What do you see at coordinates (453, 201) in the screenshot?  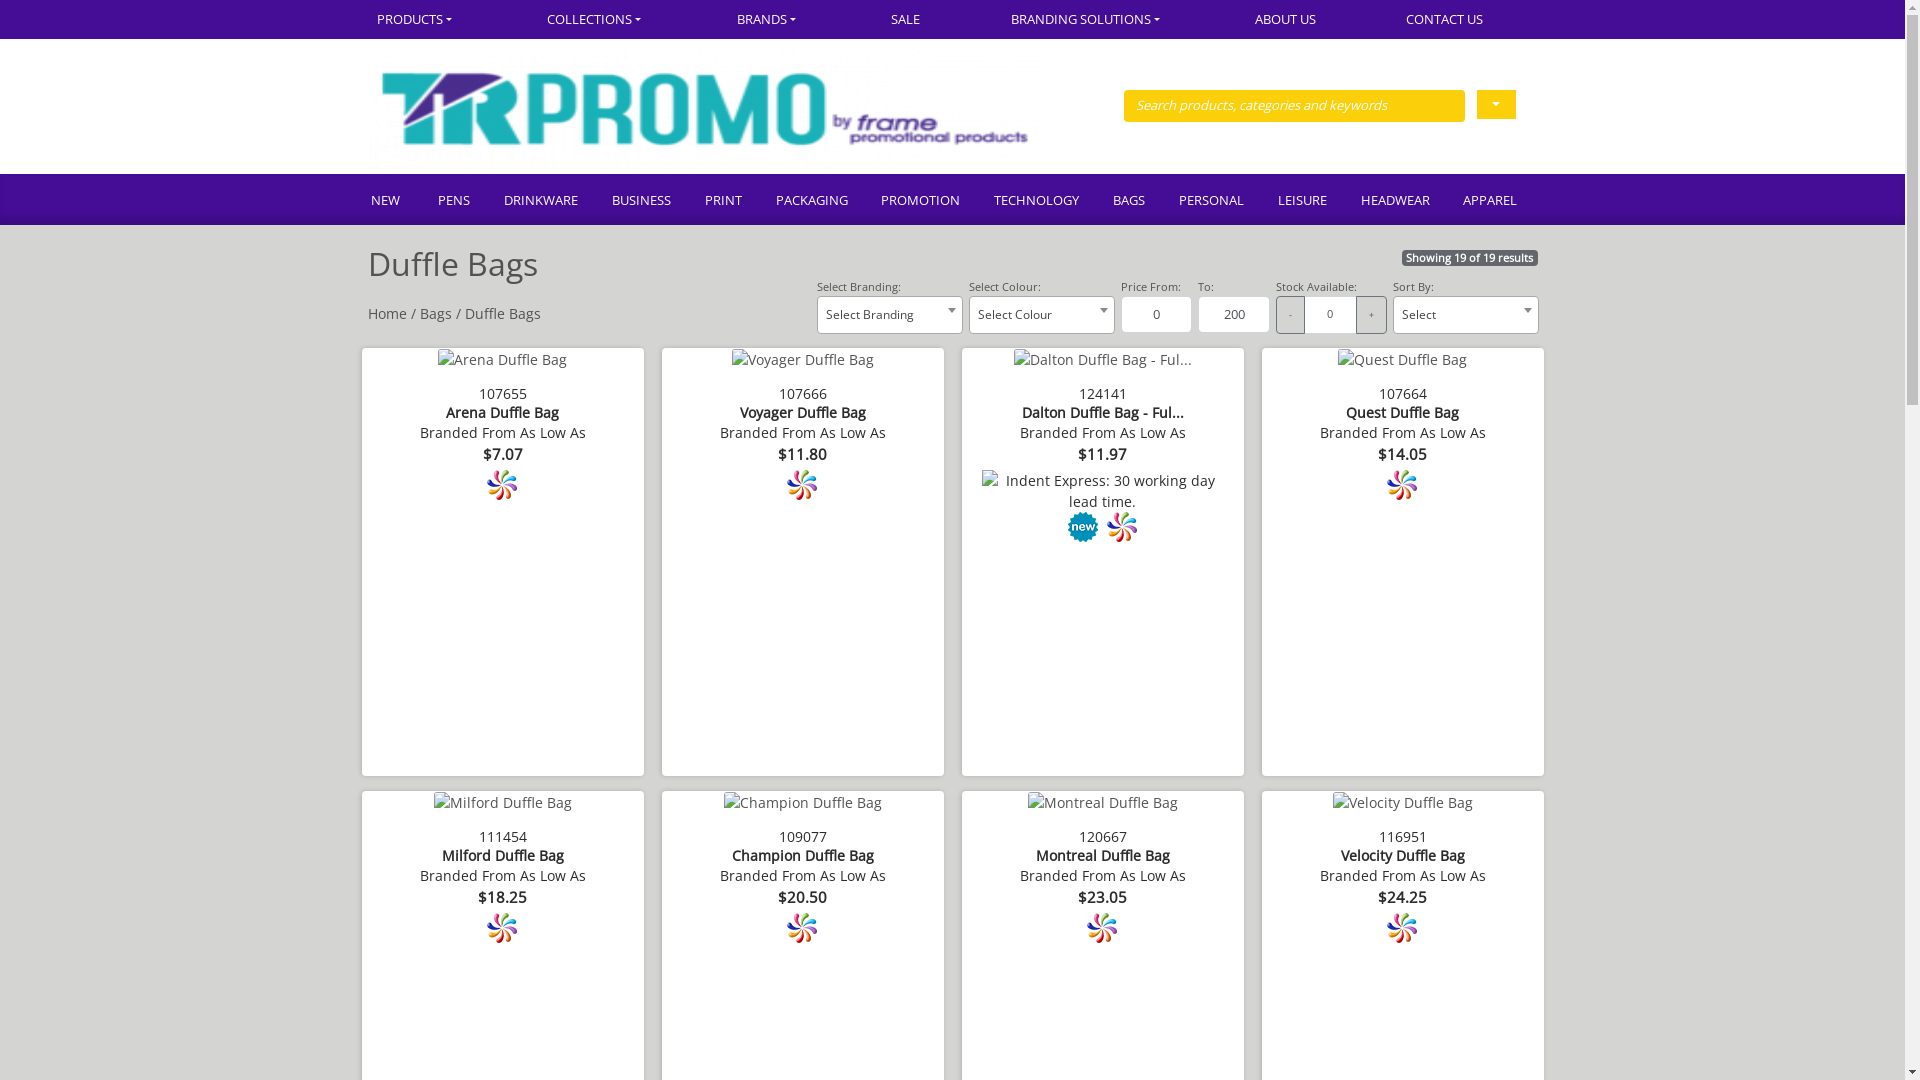 I see `'PENS'` at bounding box center [453, 201].